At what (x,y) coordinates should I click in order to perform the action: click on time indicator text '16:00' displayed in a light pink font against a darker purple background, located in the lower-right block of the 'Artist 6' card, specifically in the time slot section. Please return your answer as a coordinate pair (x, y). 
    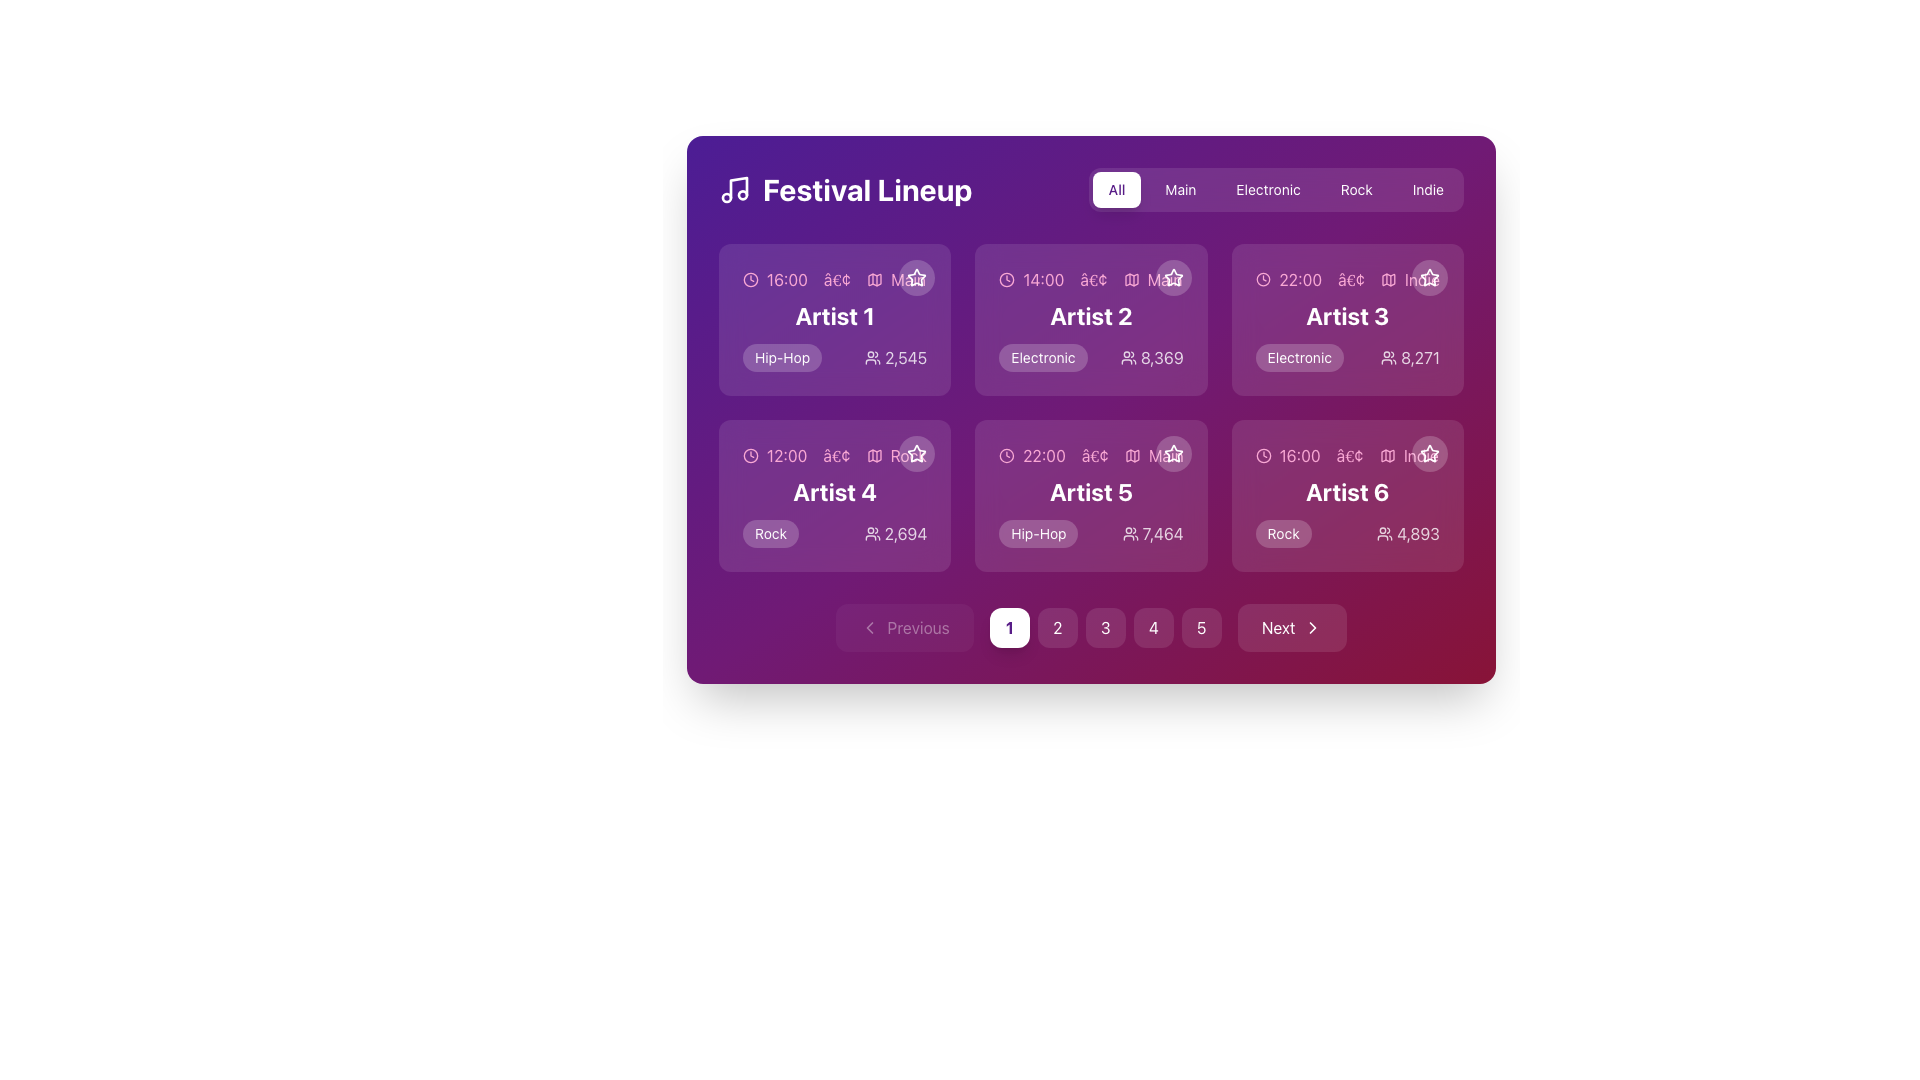
    Looking at the image, I should click on (1300, 455).